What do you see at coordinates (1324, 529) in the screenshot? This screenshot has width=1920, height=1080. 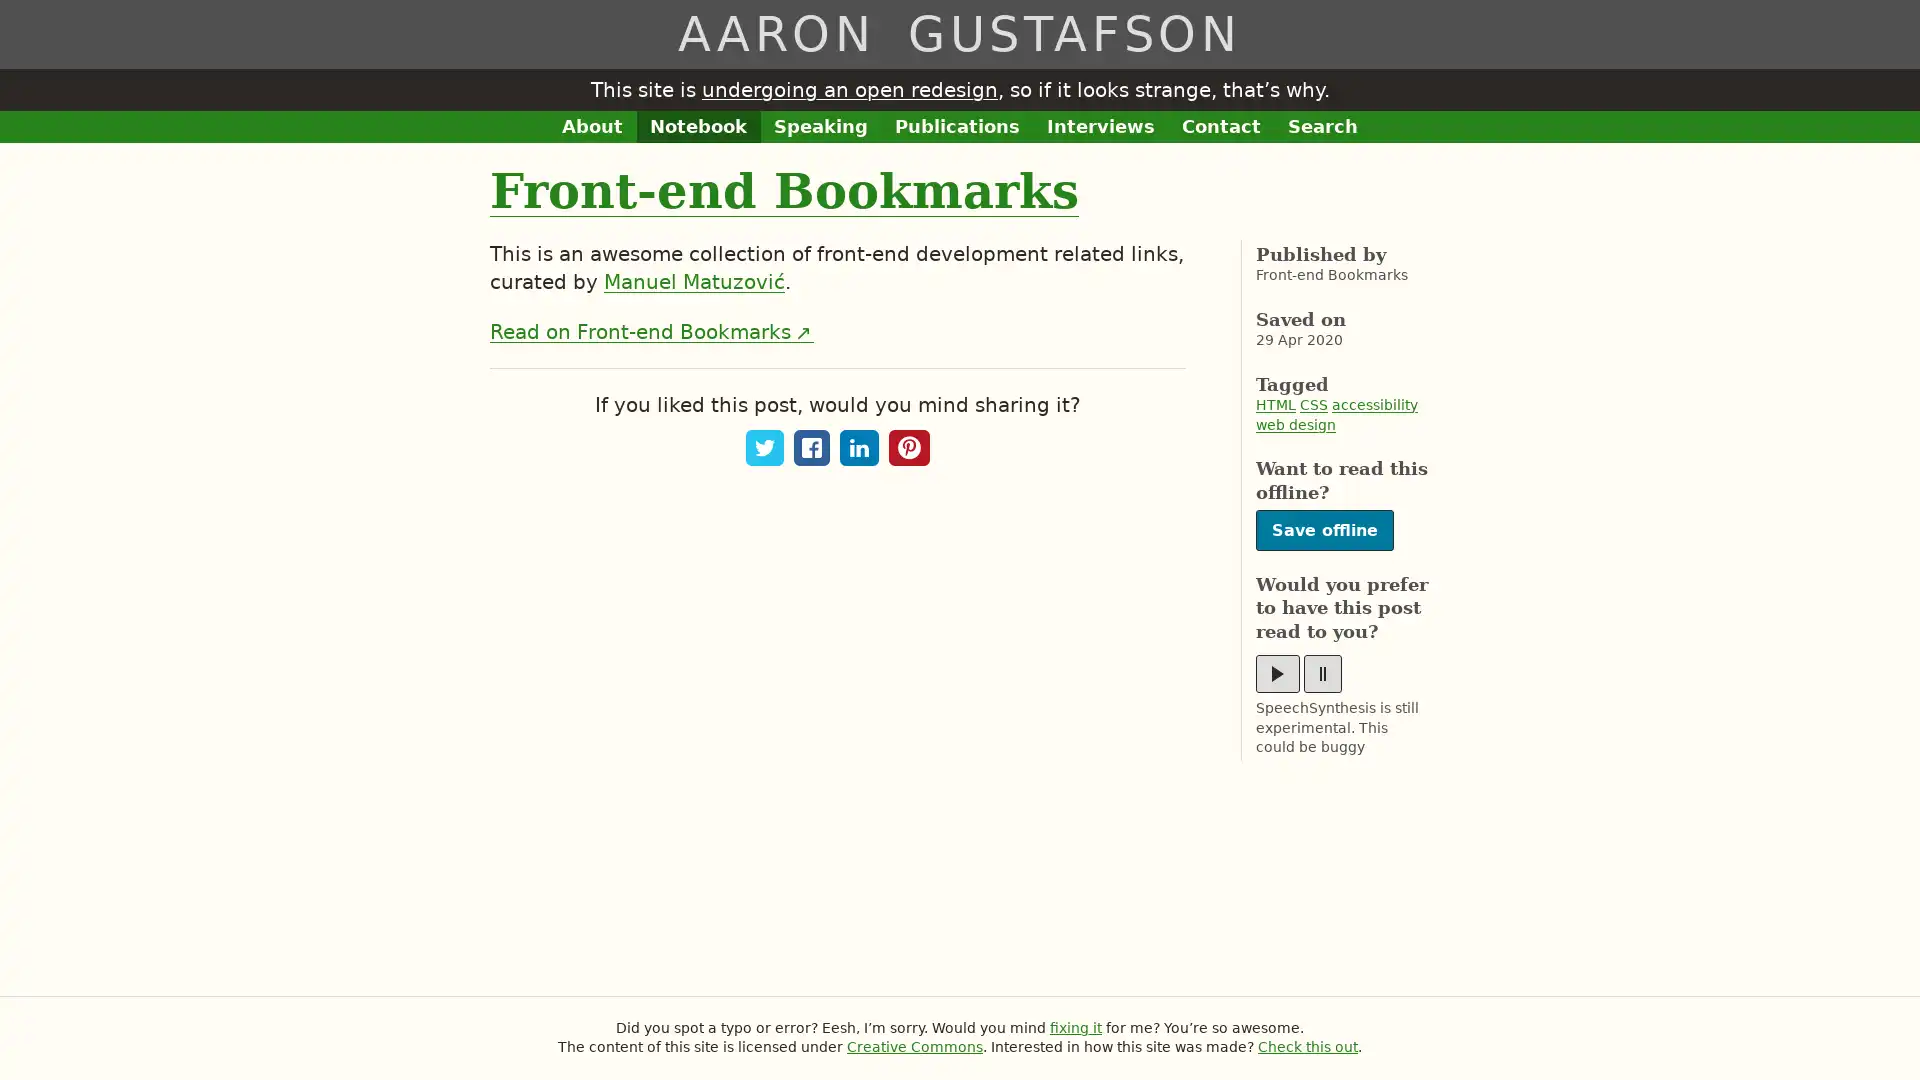 I see `Save offline` at bounding box center [1324, 529].